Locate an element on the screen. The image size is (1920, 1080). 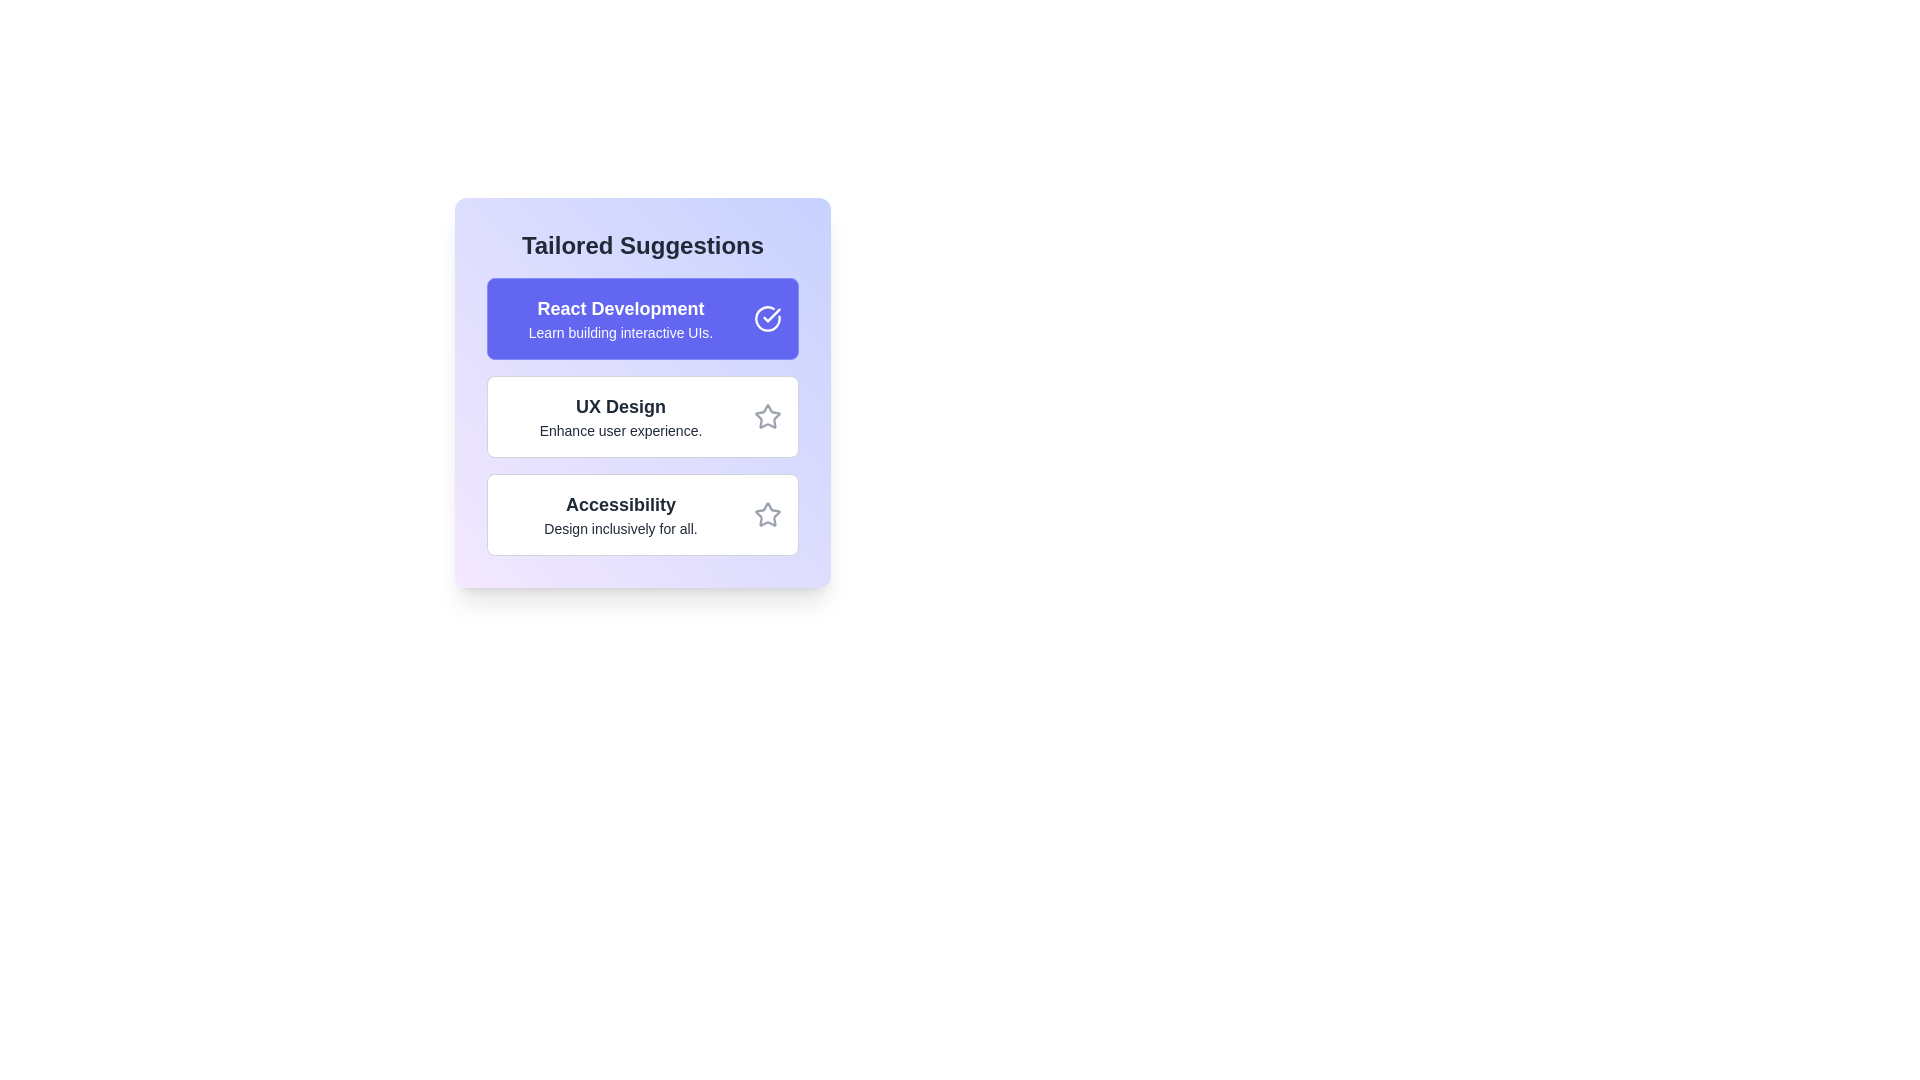
the suggestion with the title React Development is located at coordinates (643, 318).